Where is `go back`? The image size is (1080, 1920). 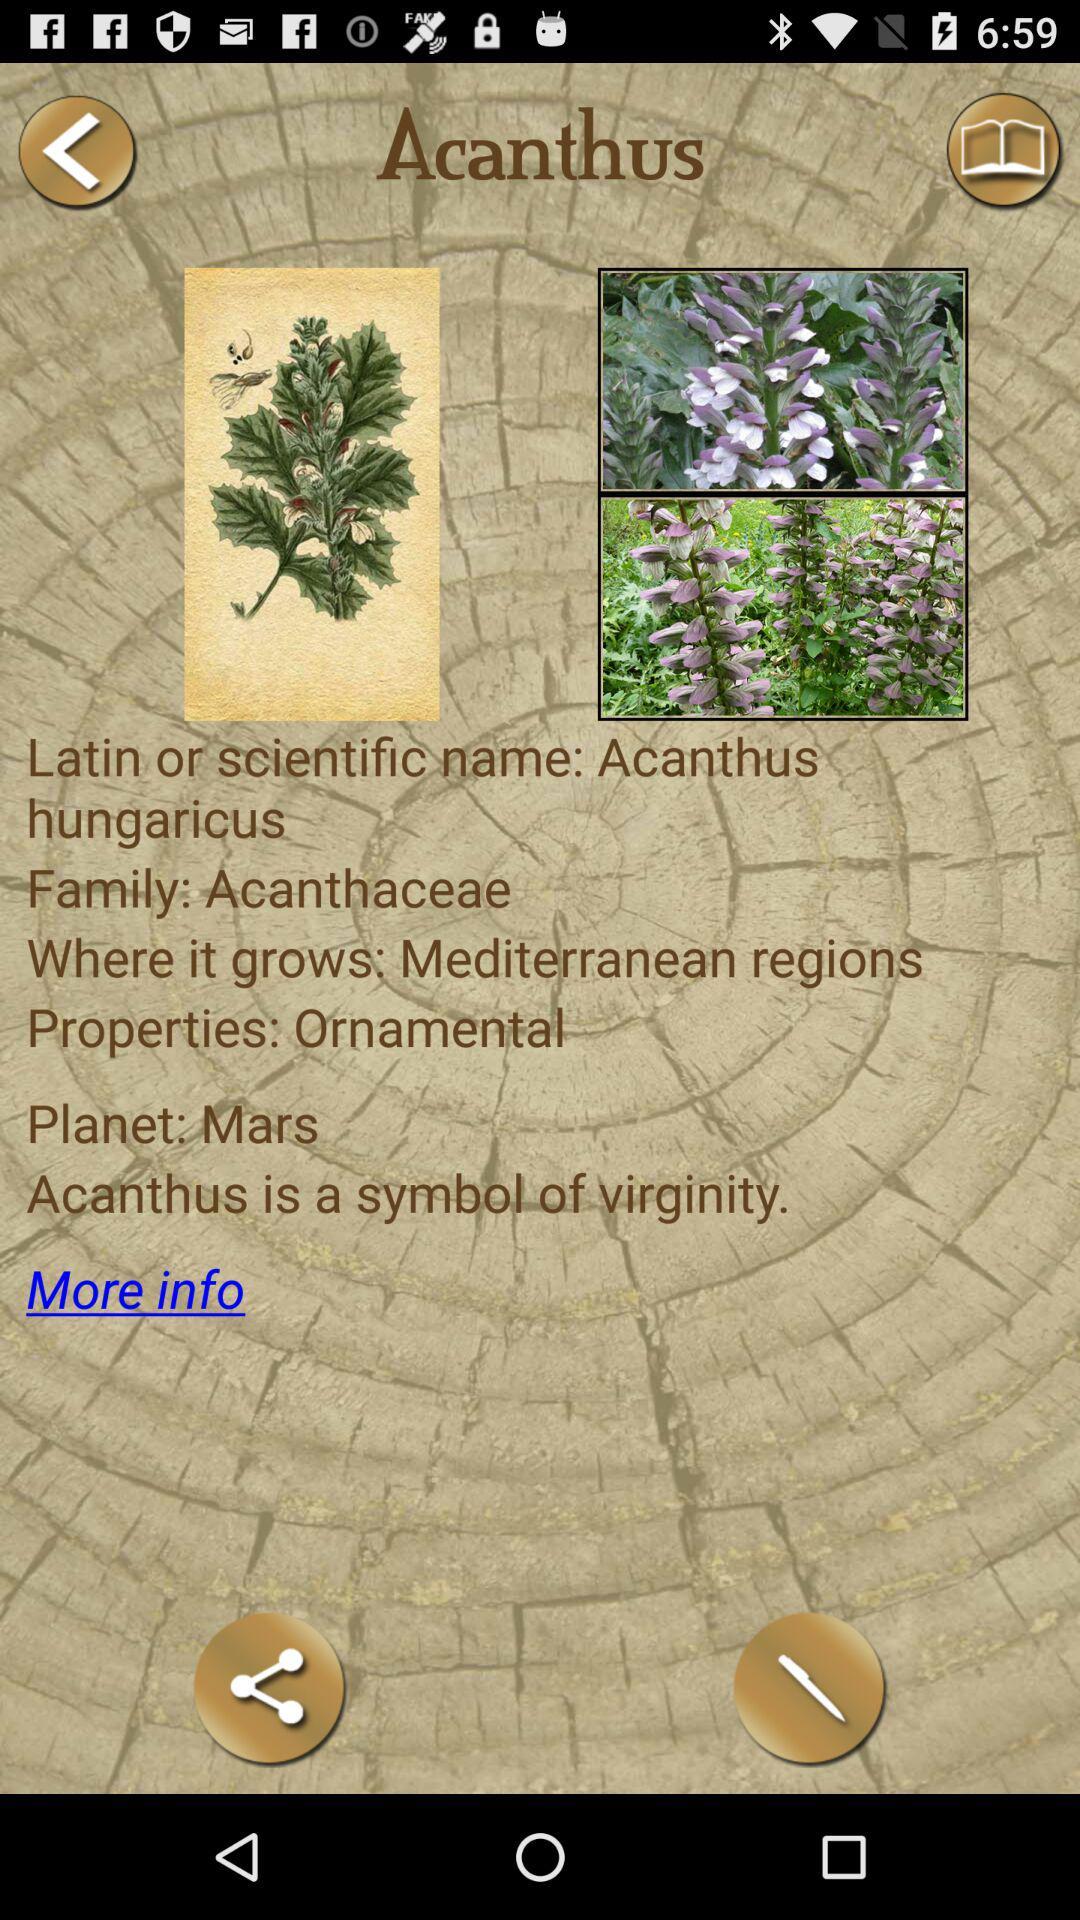 go back is located at coordinates (75, 151).